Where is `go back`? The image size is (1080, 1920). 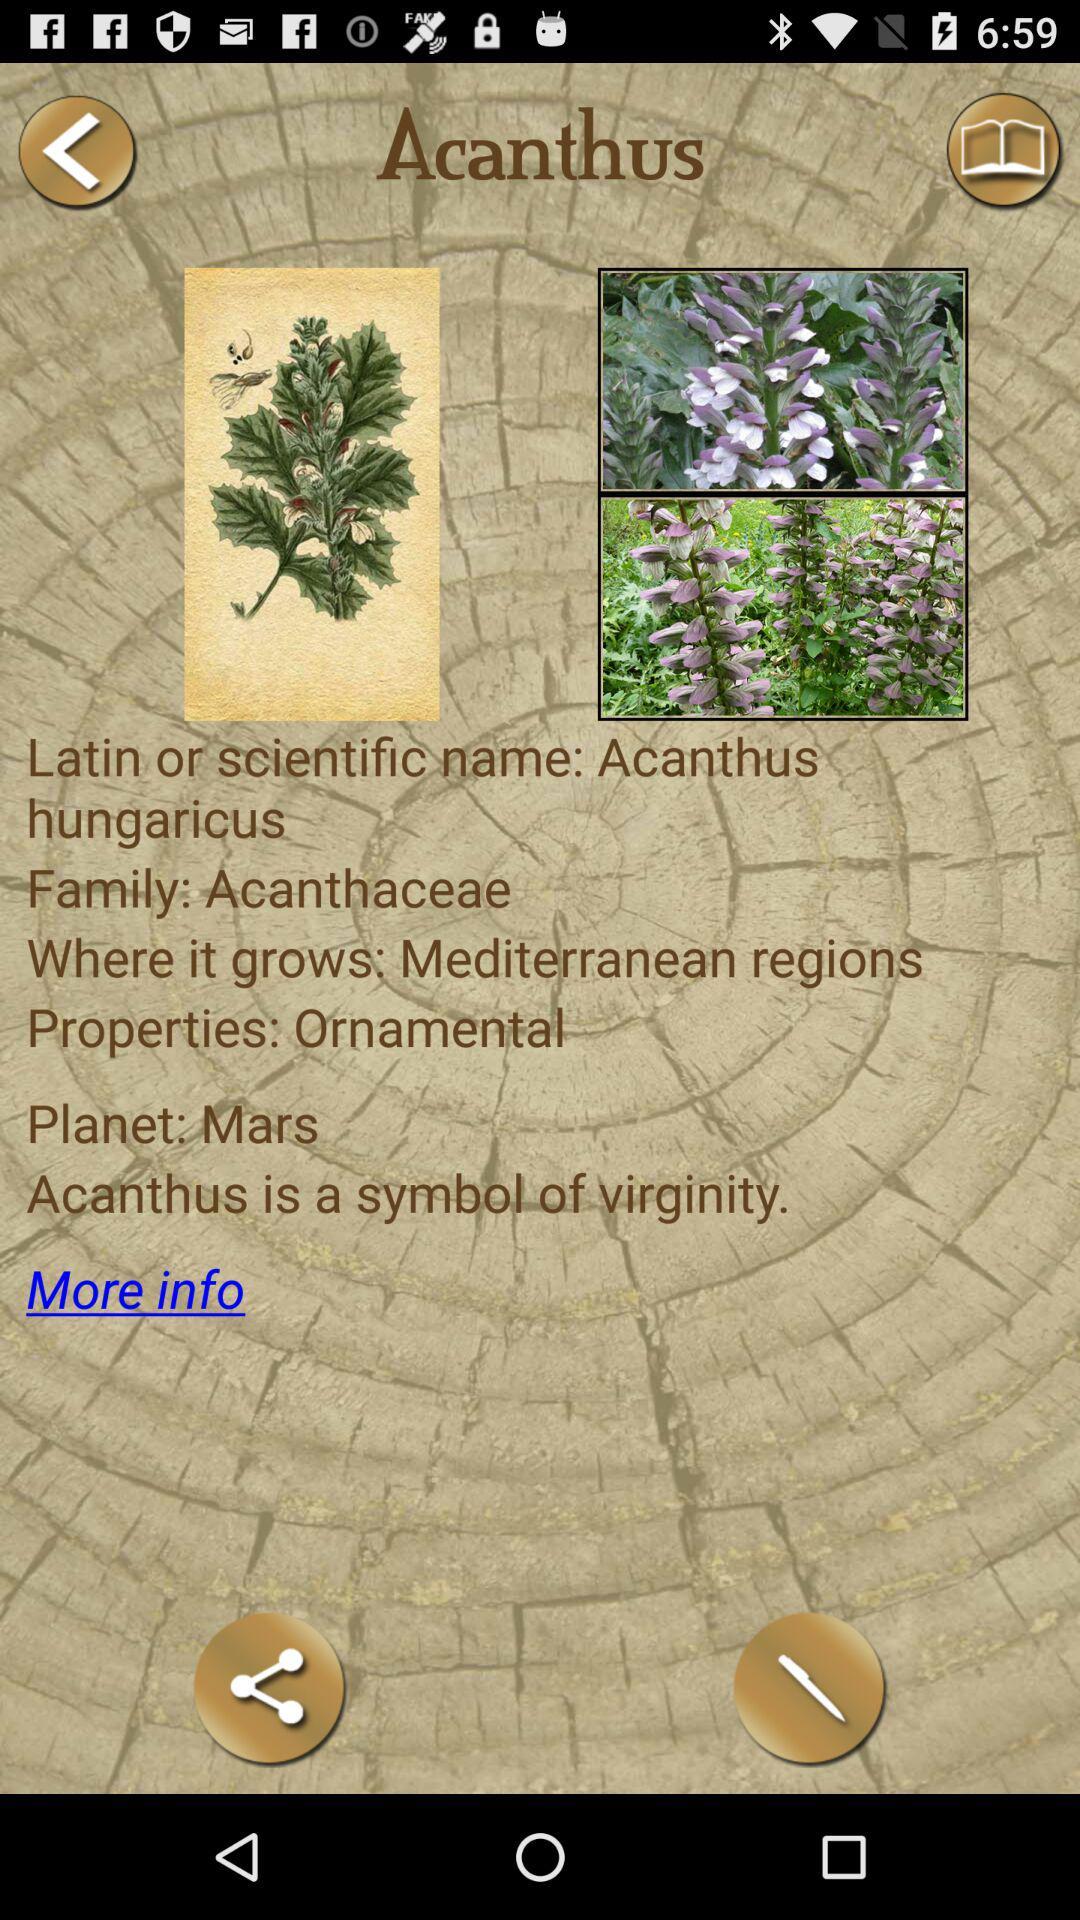 go back is located at coordinates (75, 151).